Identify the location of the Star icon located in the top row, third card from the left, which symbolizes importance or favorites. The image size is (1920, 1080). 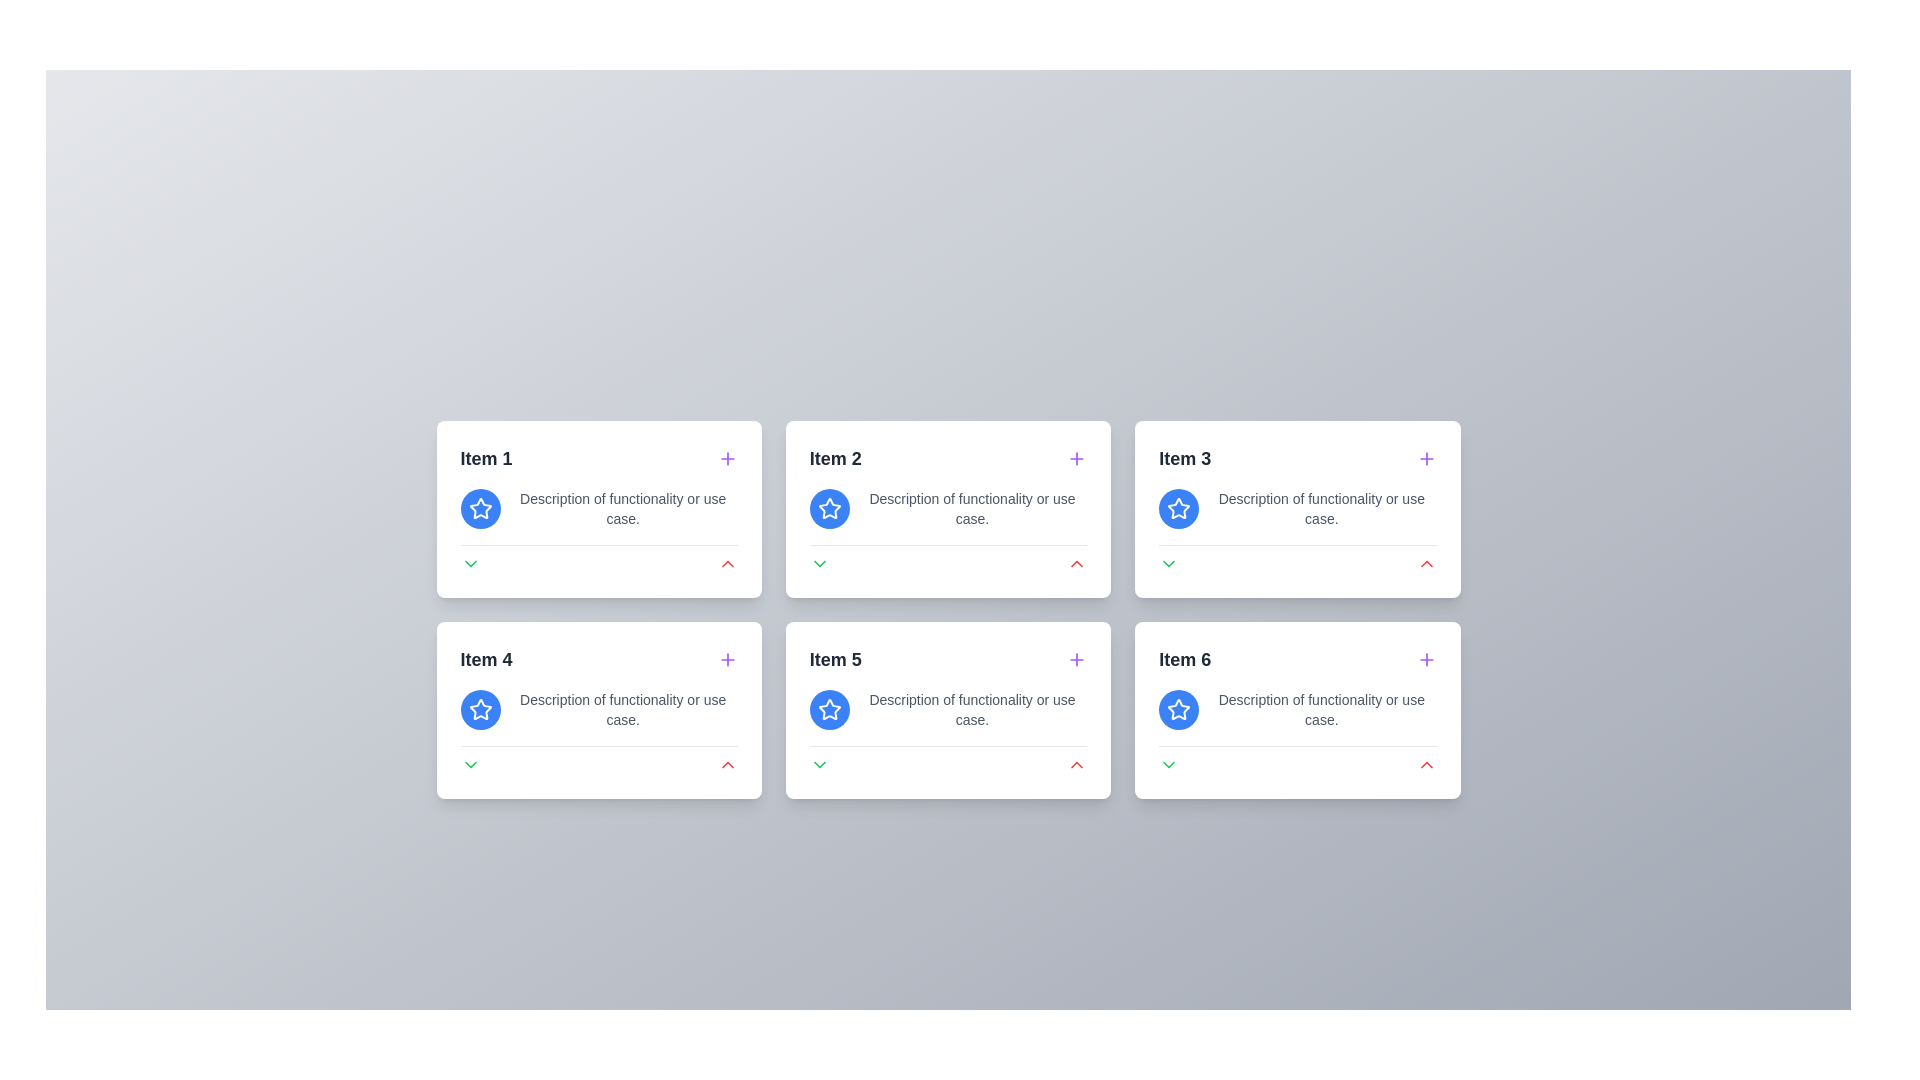
(1179, 508).